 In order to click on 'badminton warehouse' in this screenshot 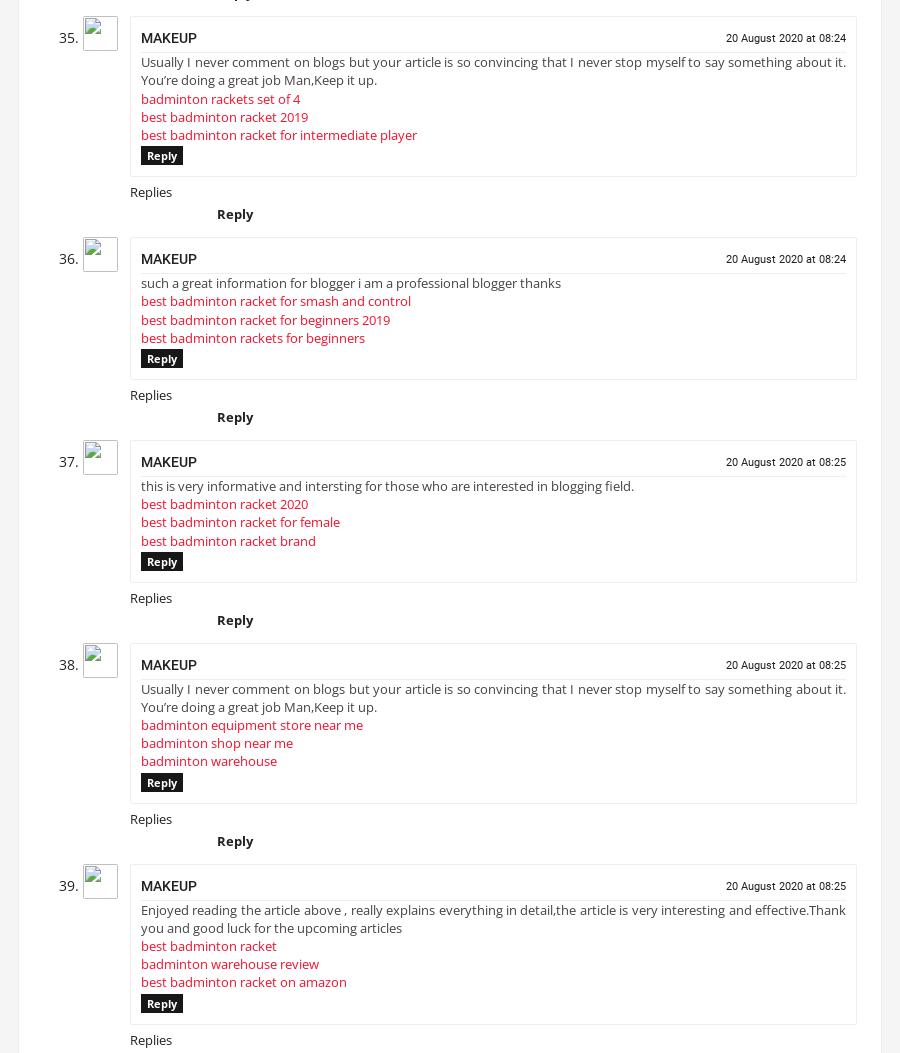, I will do `click(208, 769)`.